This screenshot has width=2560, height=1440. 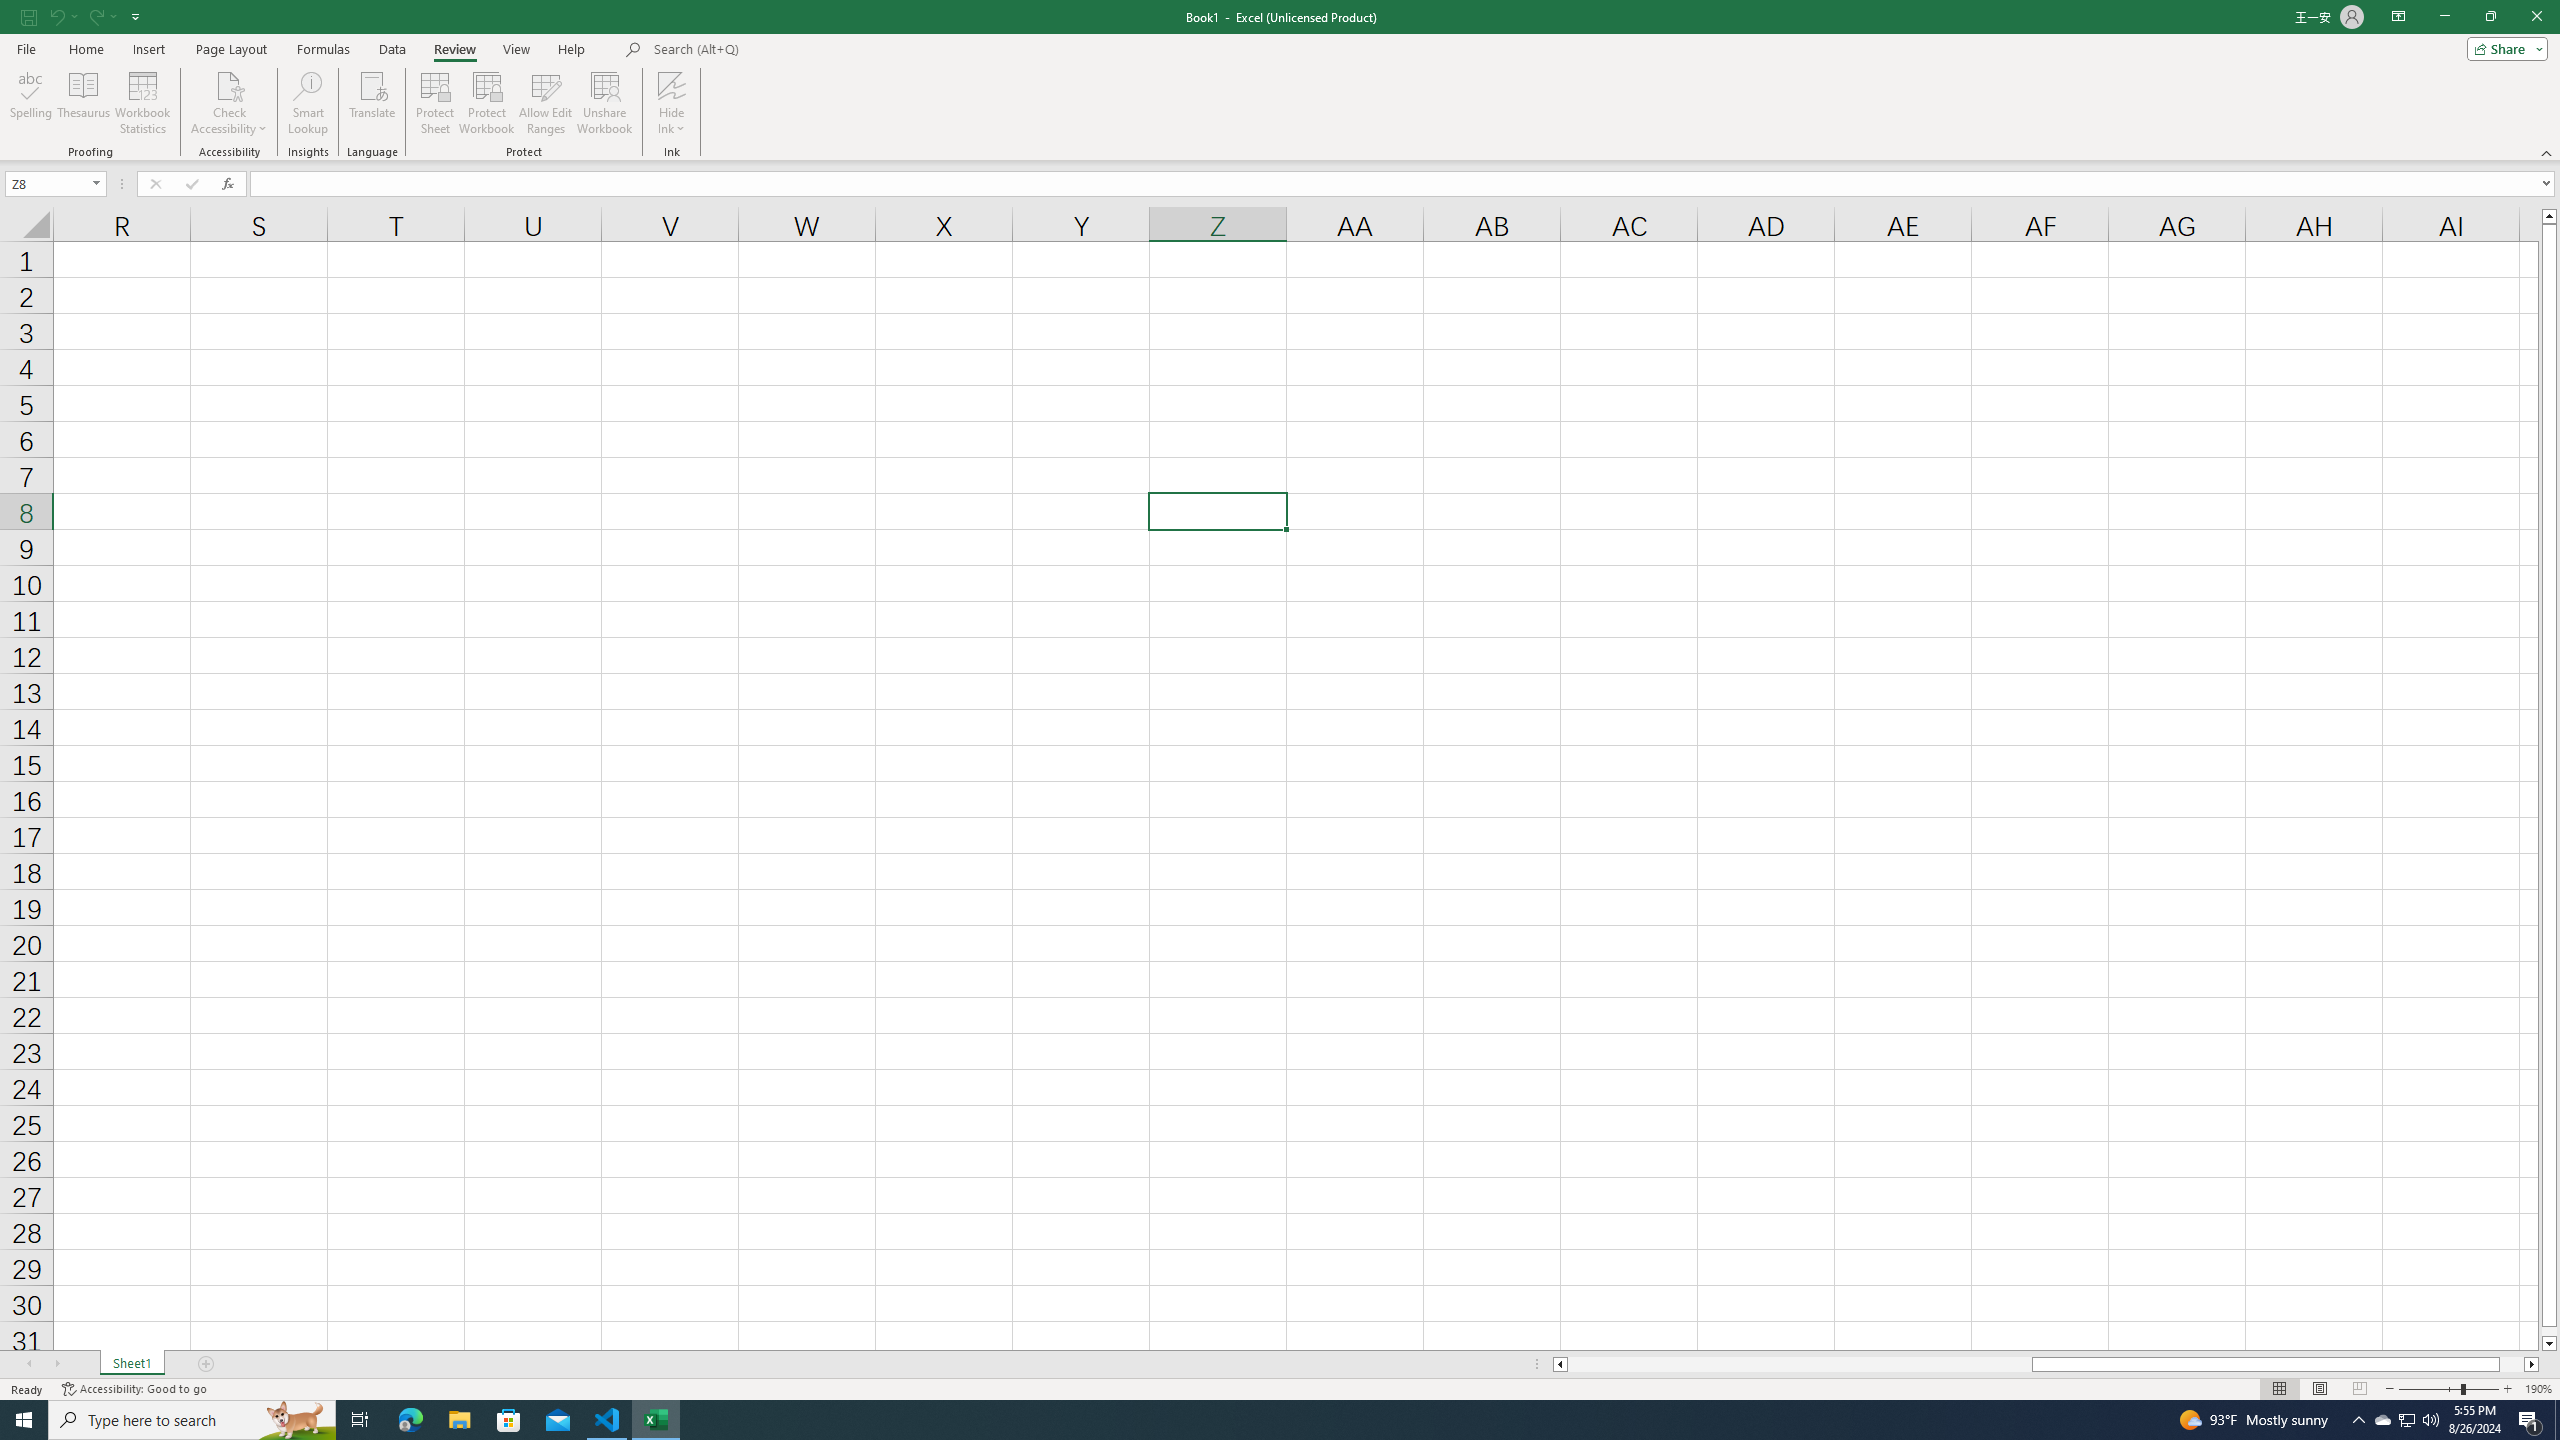 I want to click on 'Smart Lookup', so click(x=307, y=103).